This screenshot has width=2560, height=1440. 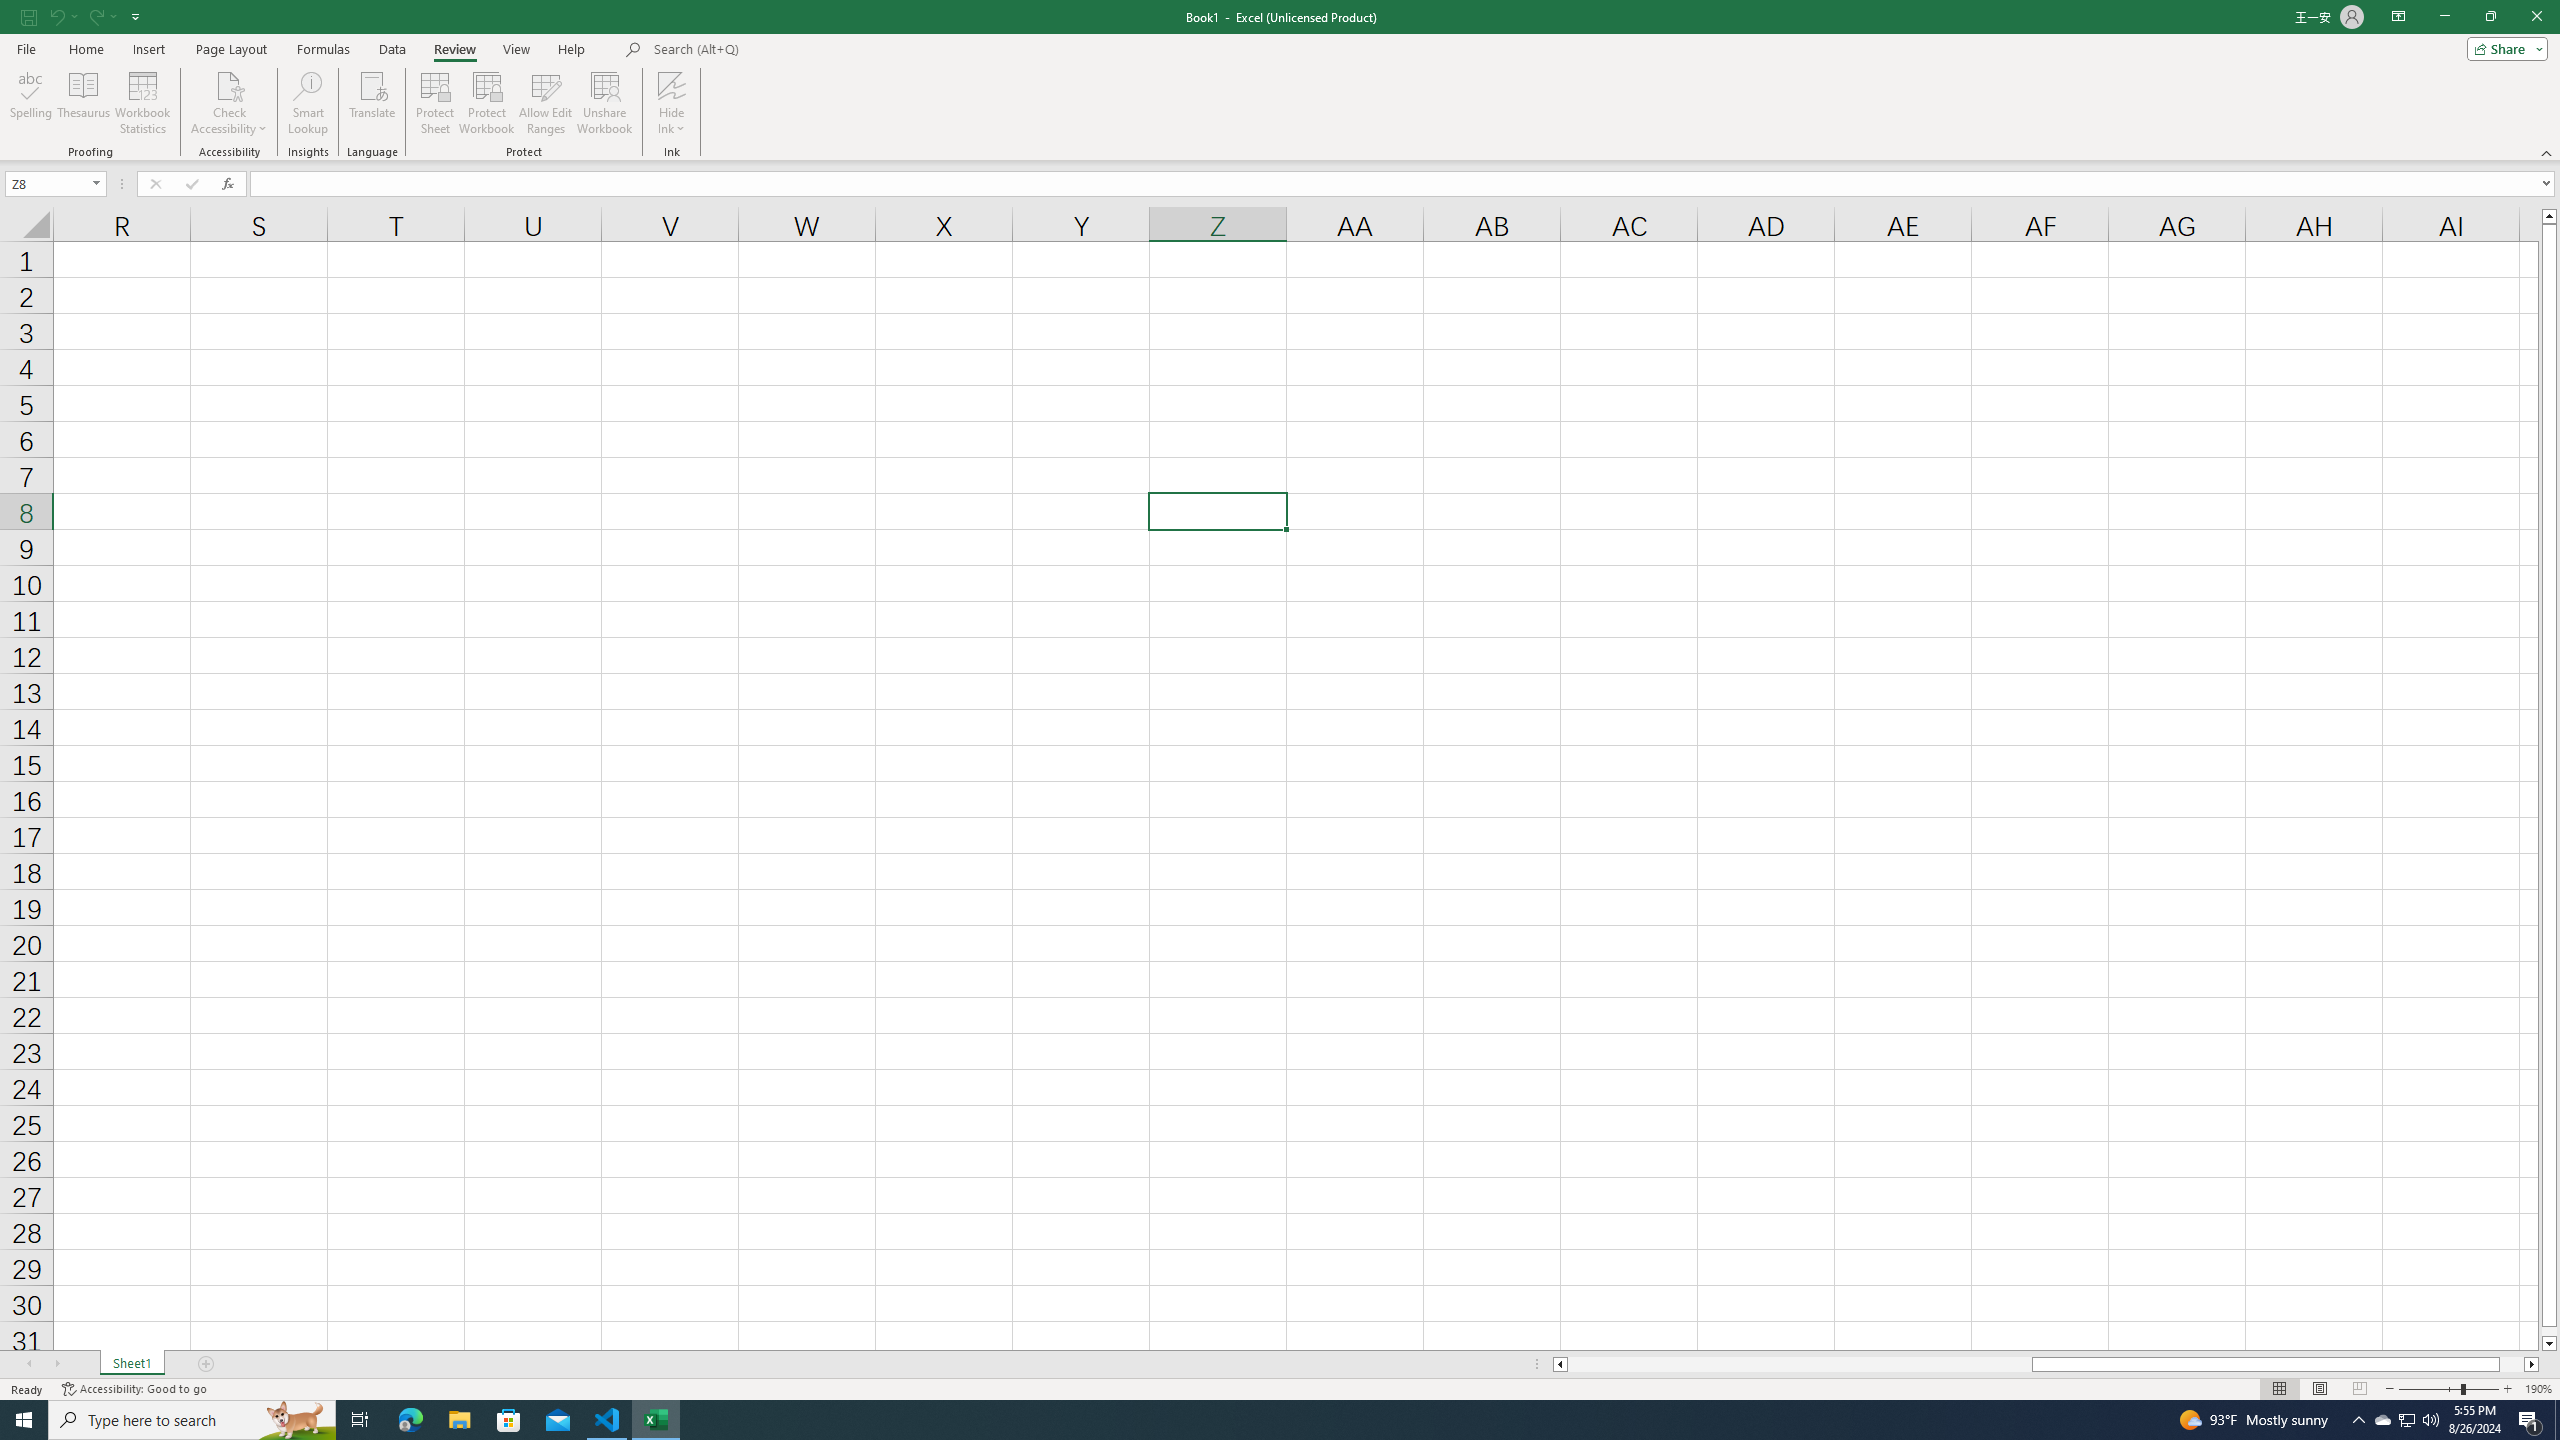 I want to click on 'Smart Lookup', so click(x=307, y=103).